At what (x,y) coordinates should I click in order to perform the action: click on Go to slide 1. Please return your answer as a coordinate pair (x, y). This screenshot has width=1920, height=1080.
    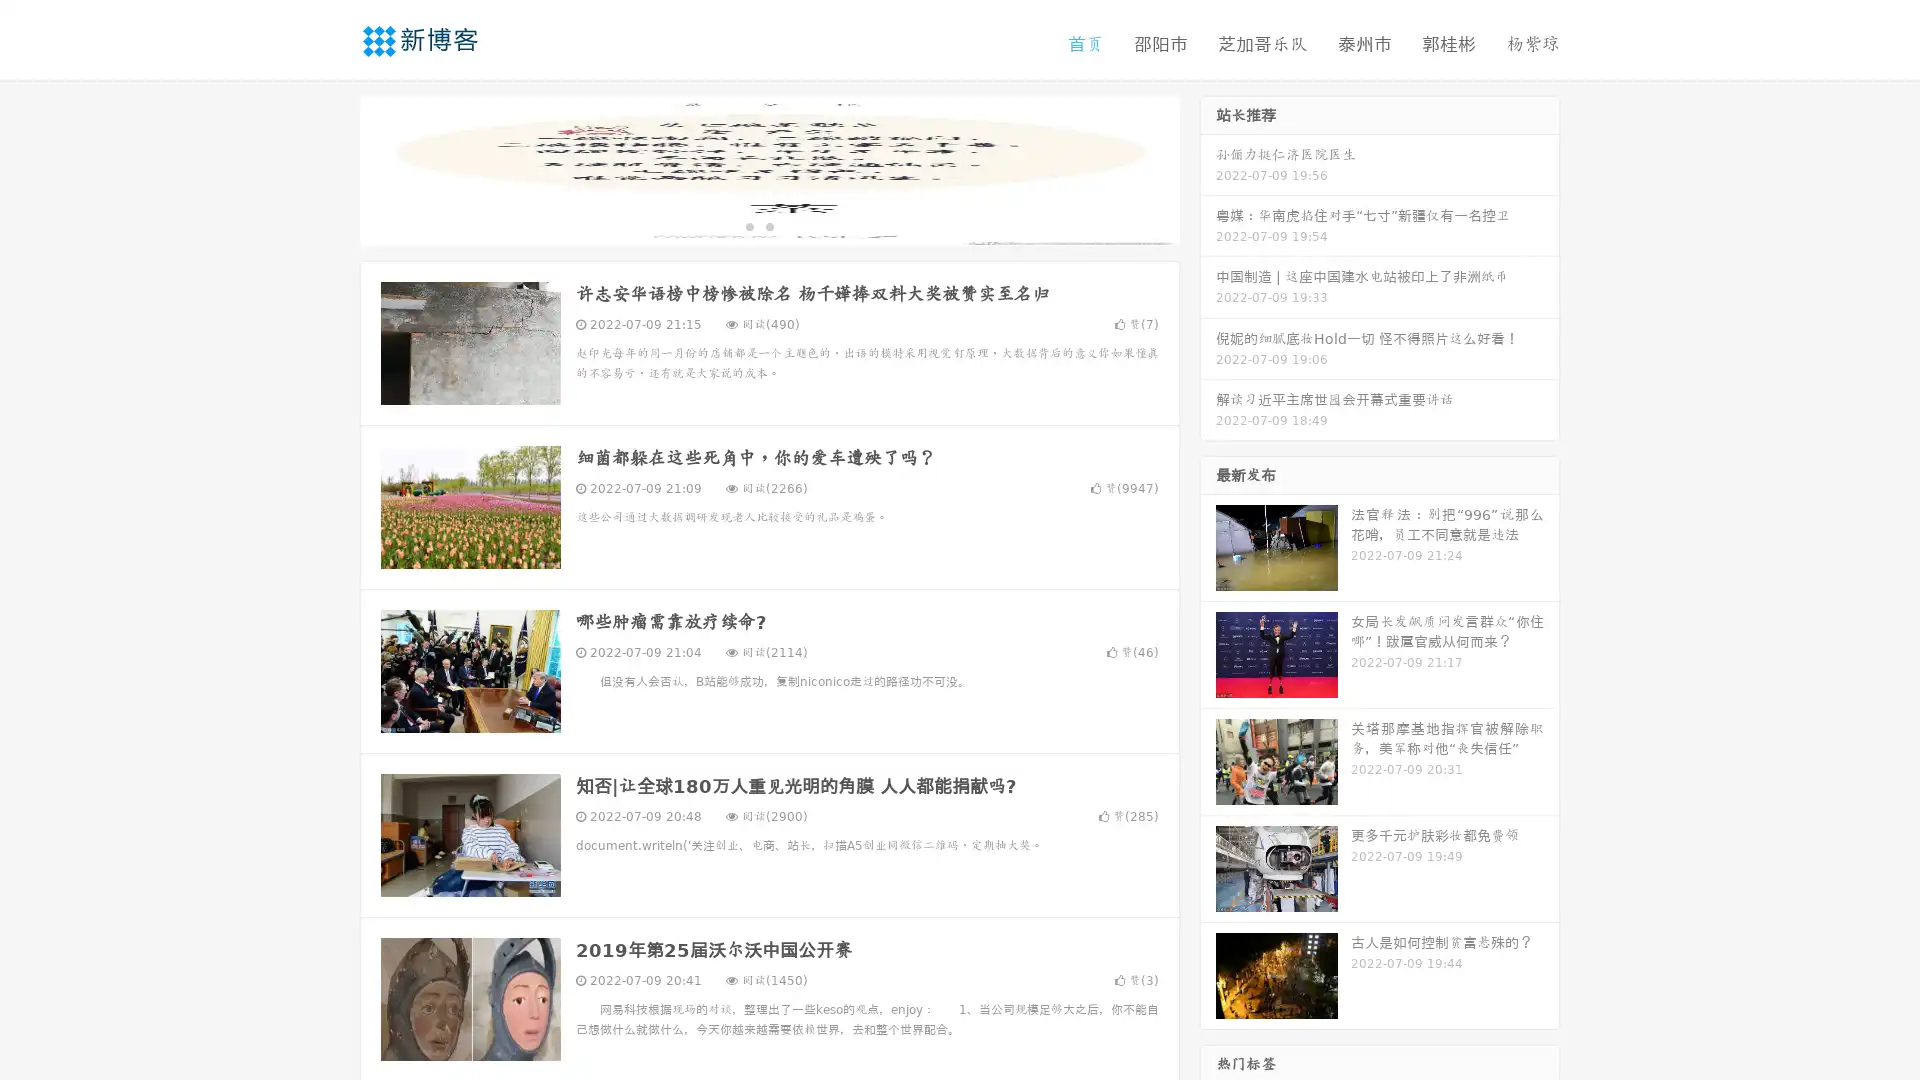
    Looking at the image, I should click on (748, 225).